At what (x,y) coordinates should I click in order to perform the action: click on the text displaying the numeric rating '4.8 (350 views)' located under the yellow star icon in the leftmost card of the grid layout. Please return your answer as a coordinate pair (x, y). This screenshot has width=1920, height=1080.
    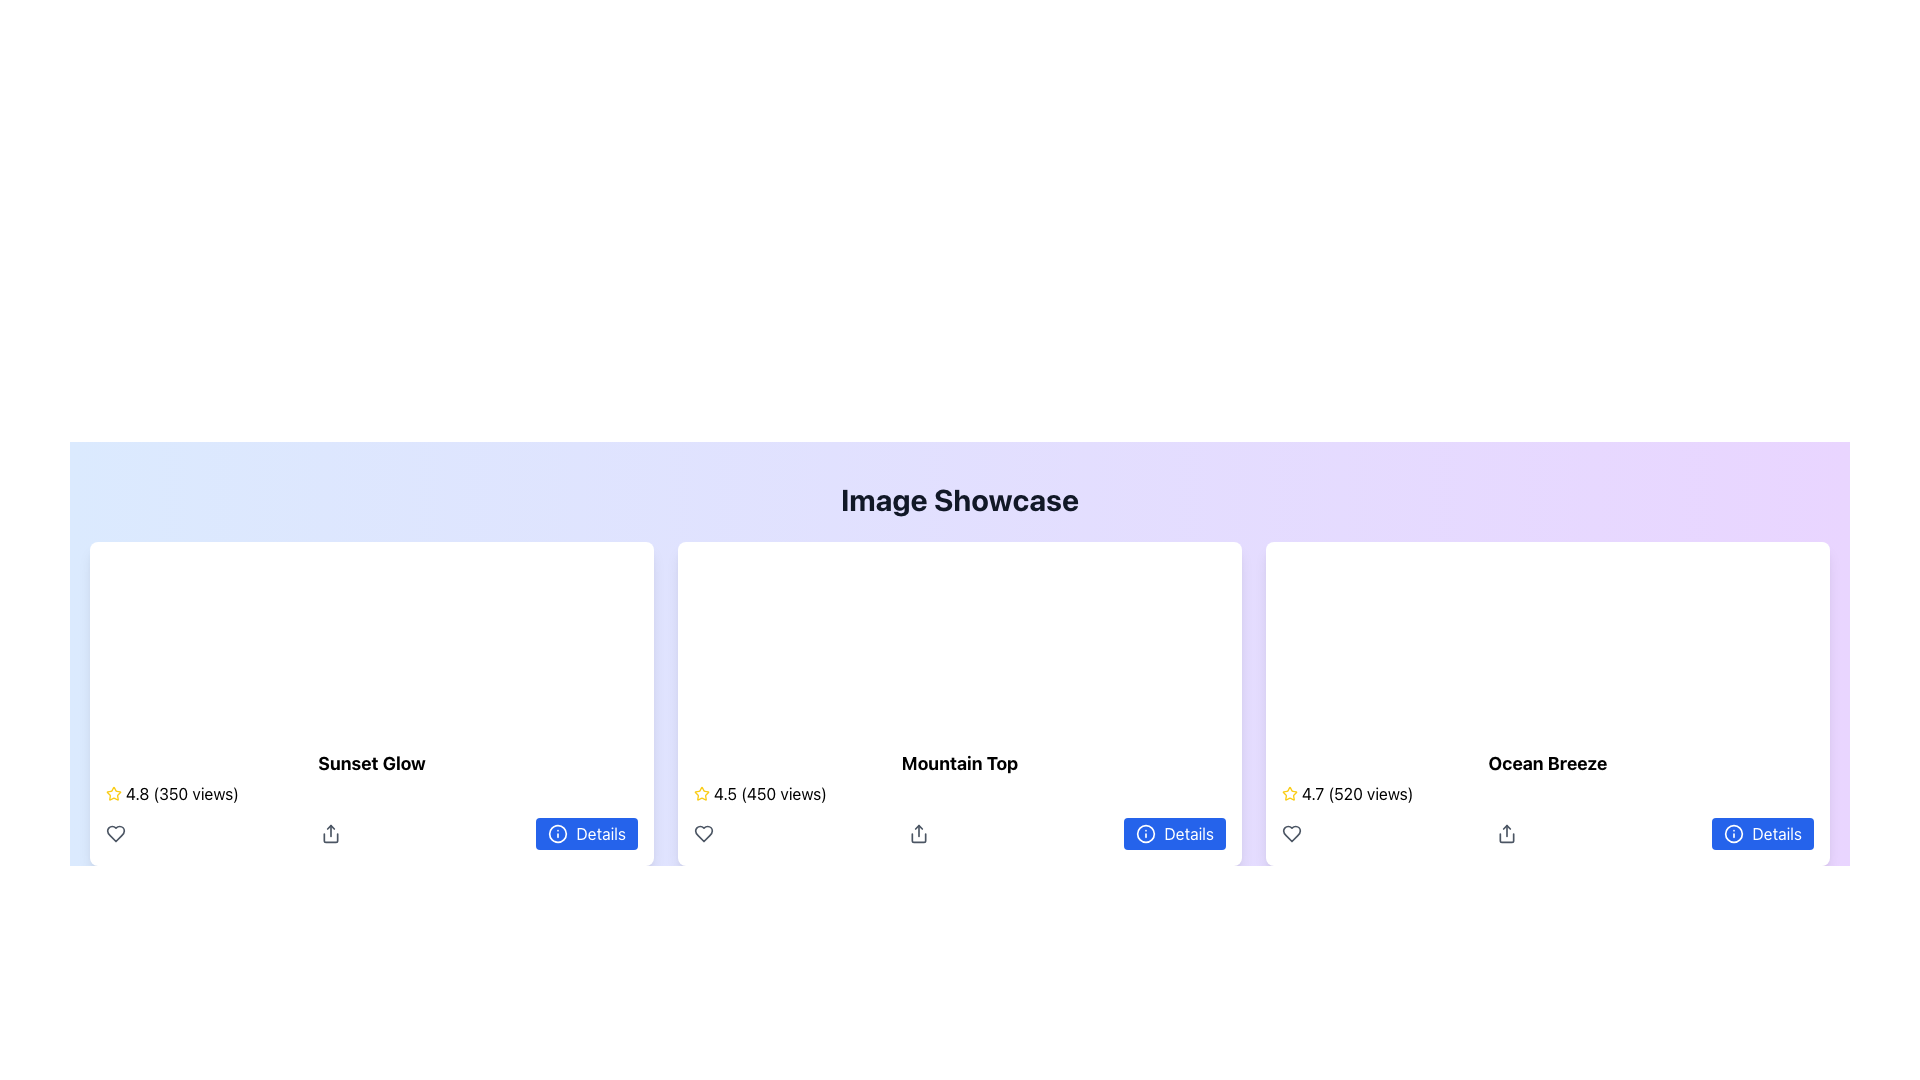
    Looking at the image, I should click on (182, 793).